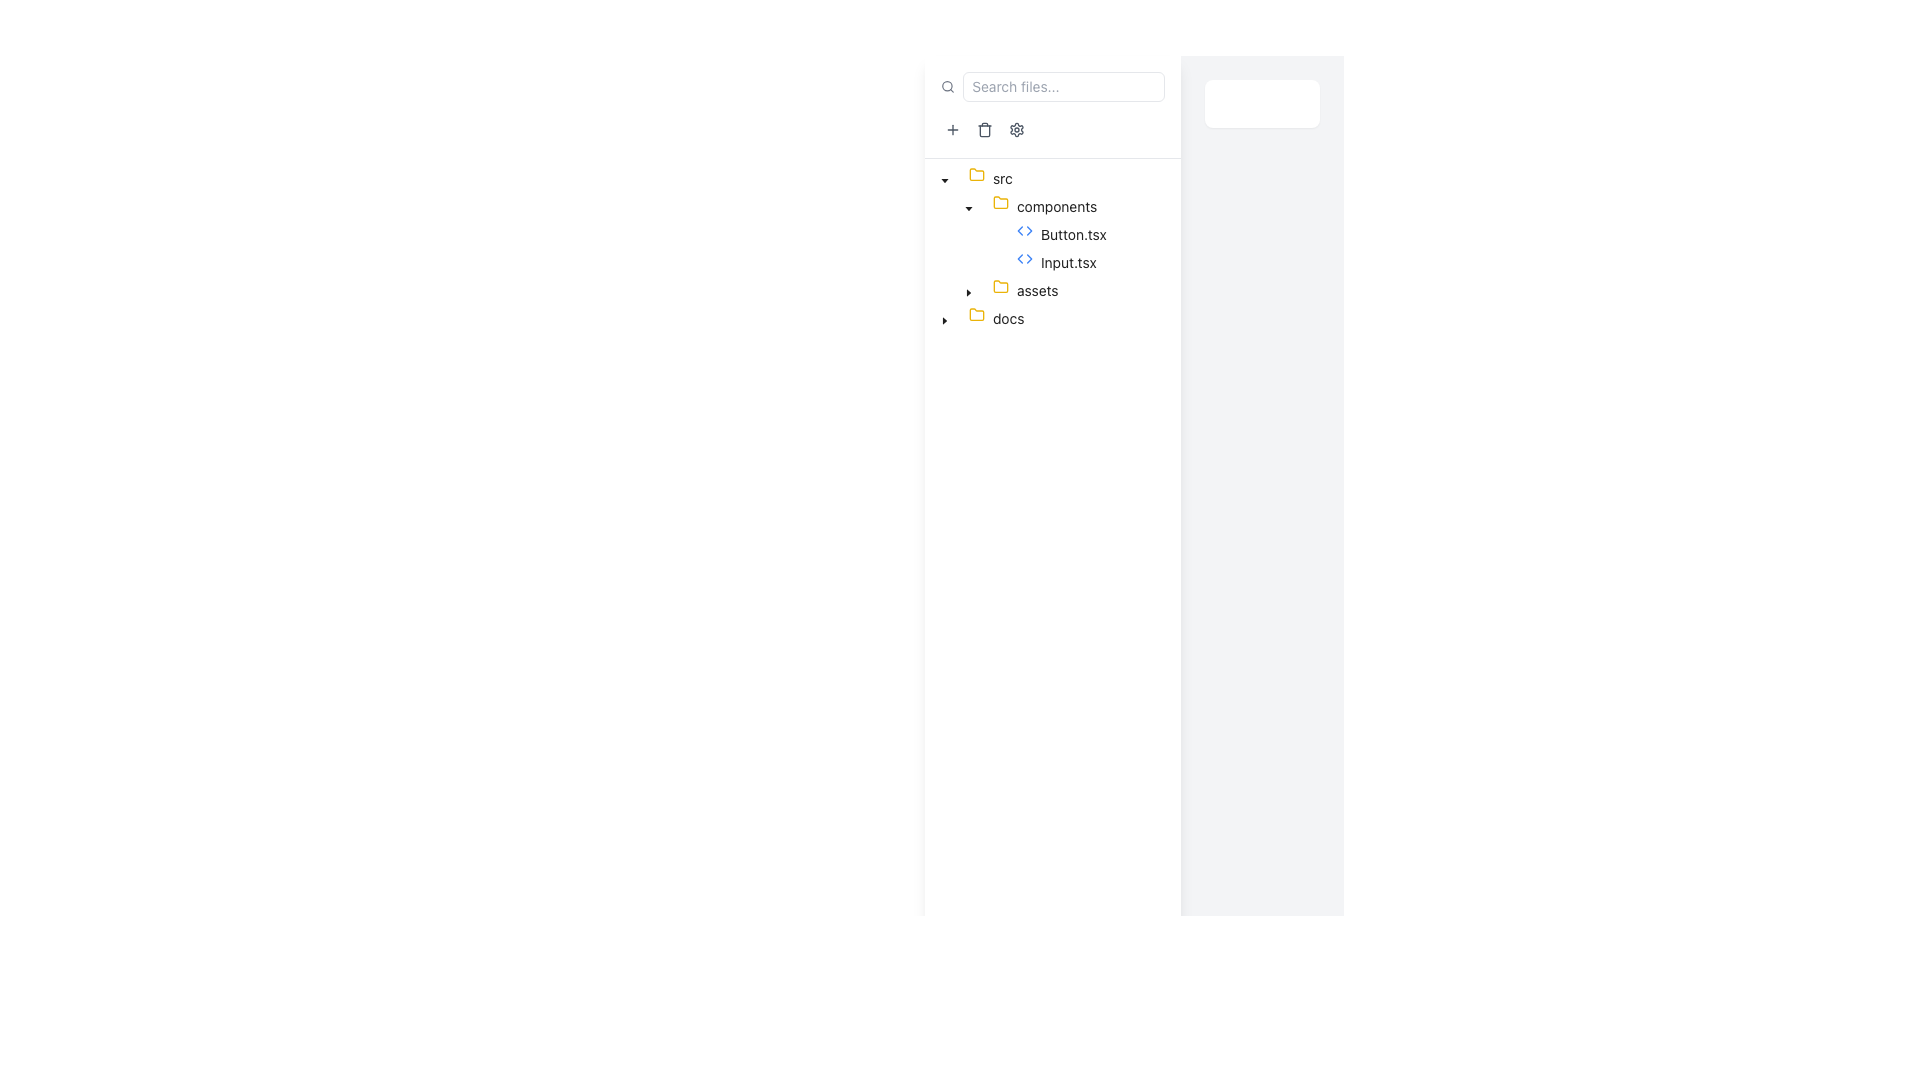  I want to click on the folder icon in the tree view under the 'assets' folder, so click(1004, 290).